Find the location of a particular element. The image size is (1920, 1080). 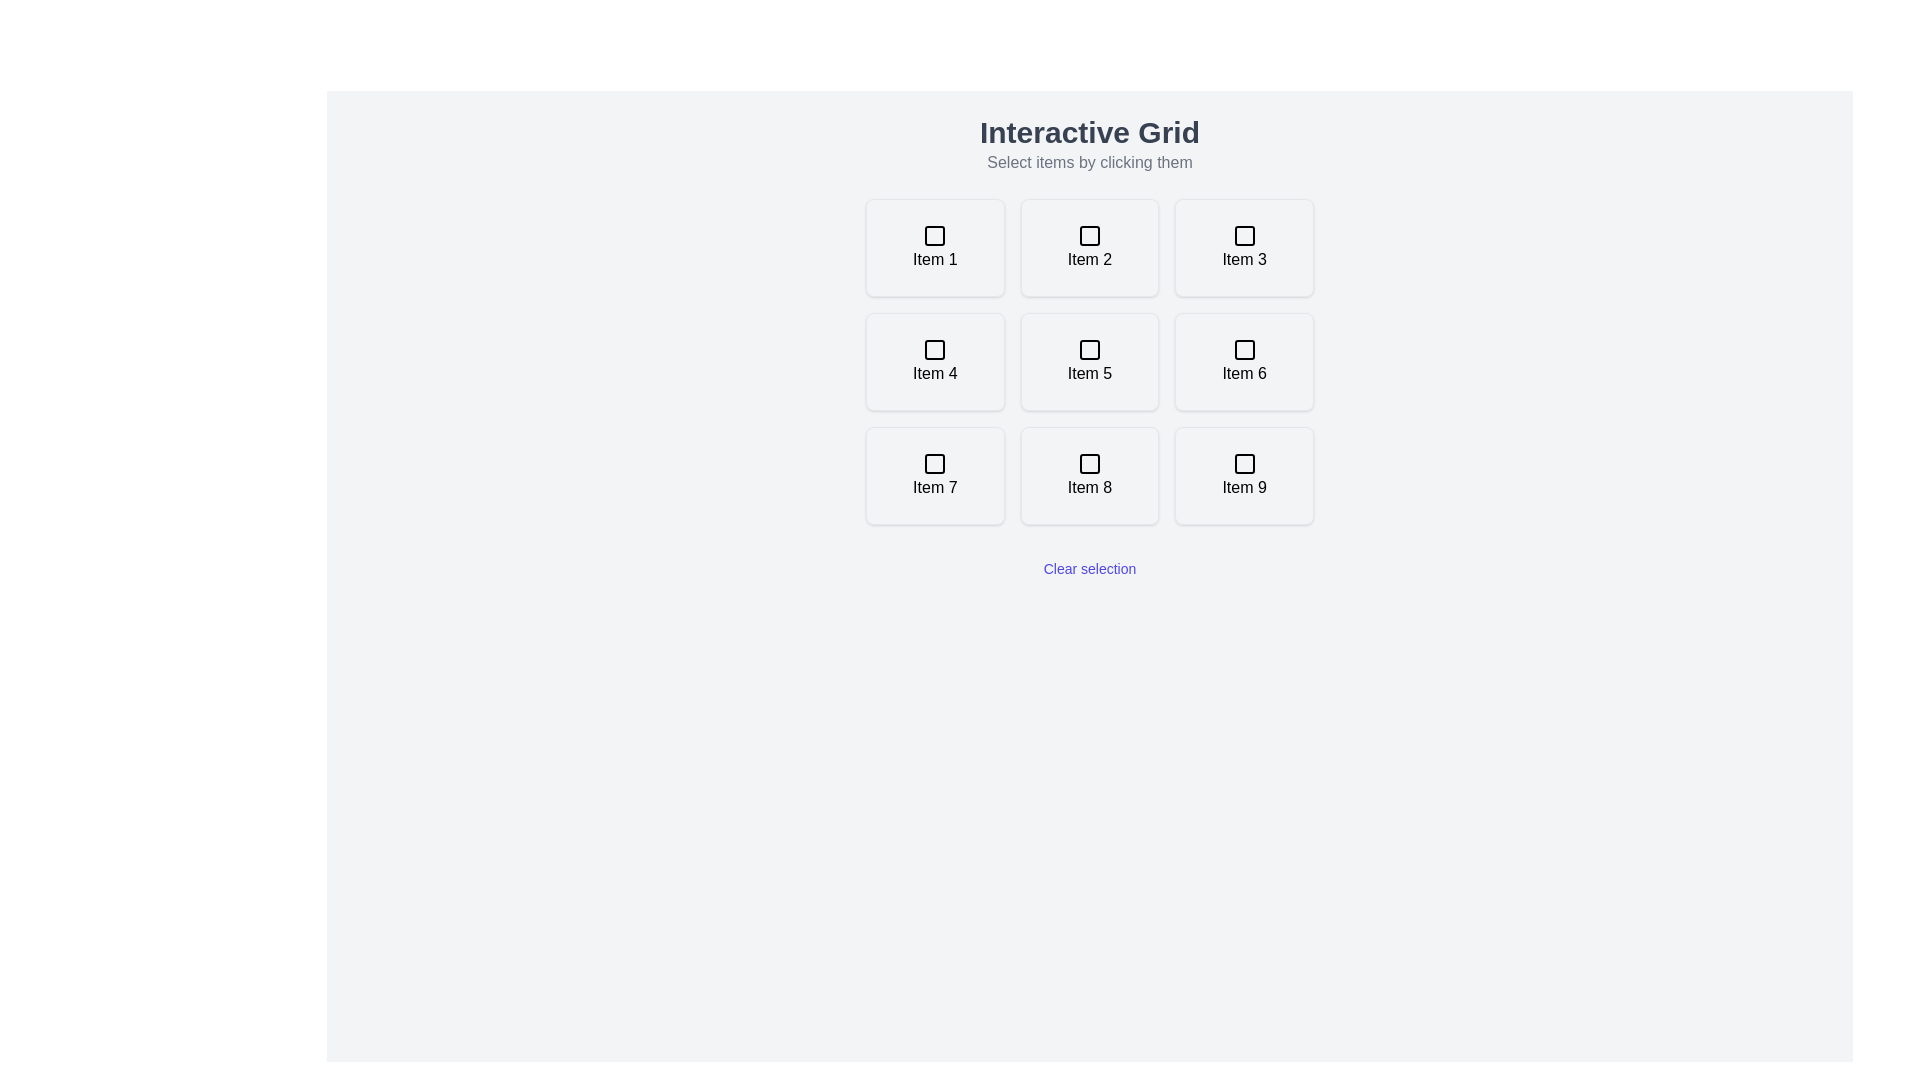

the square icon with rounded corners associated with the label 'Item 6' is located at coordinates (1243, 349).